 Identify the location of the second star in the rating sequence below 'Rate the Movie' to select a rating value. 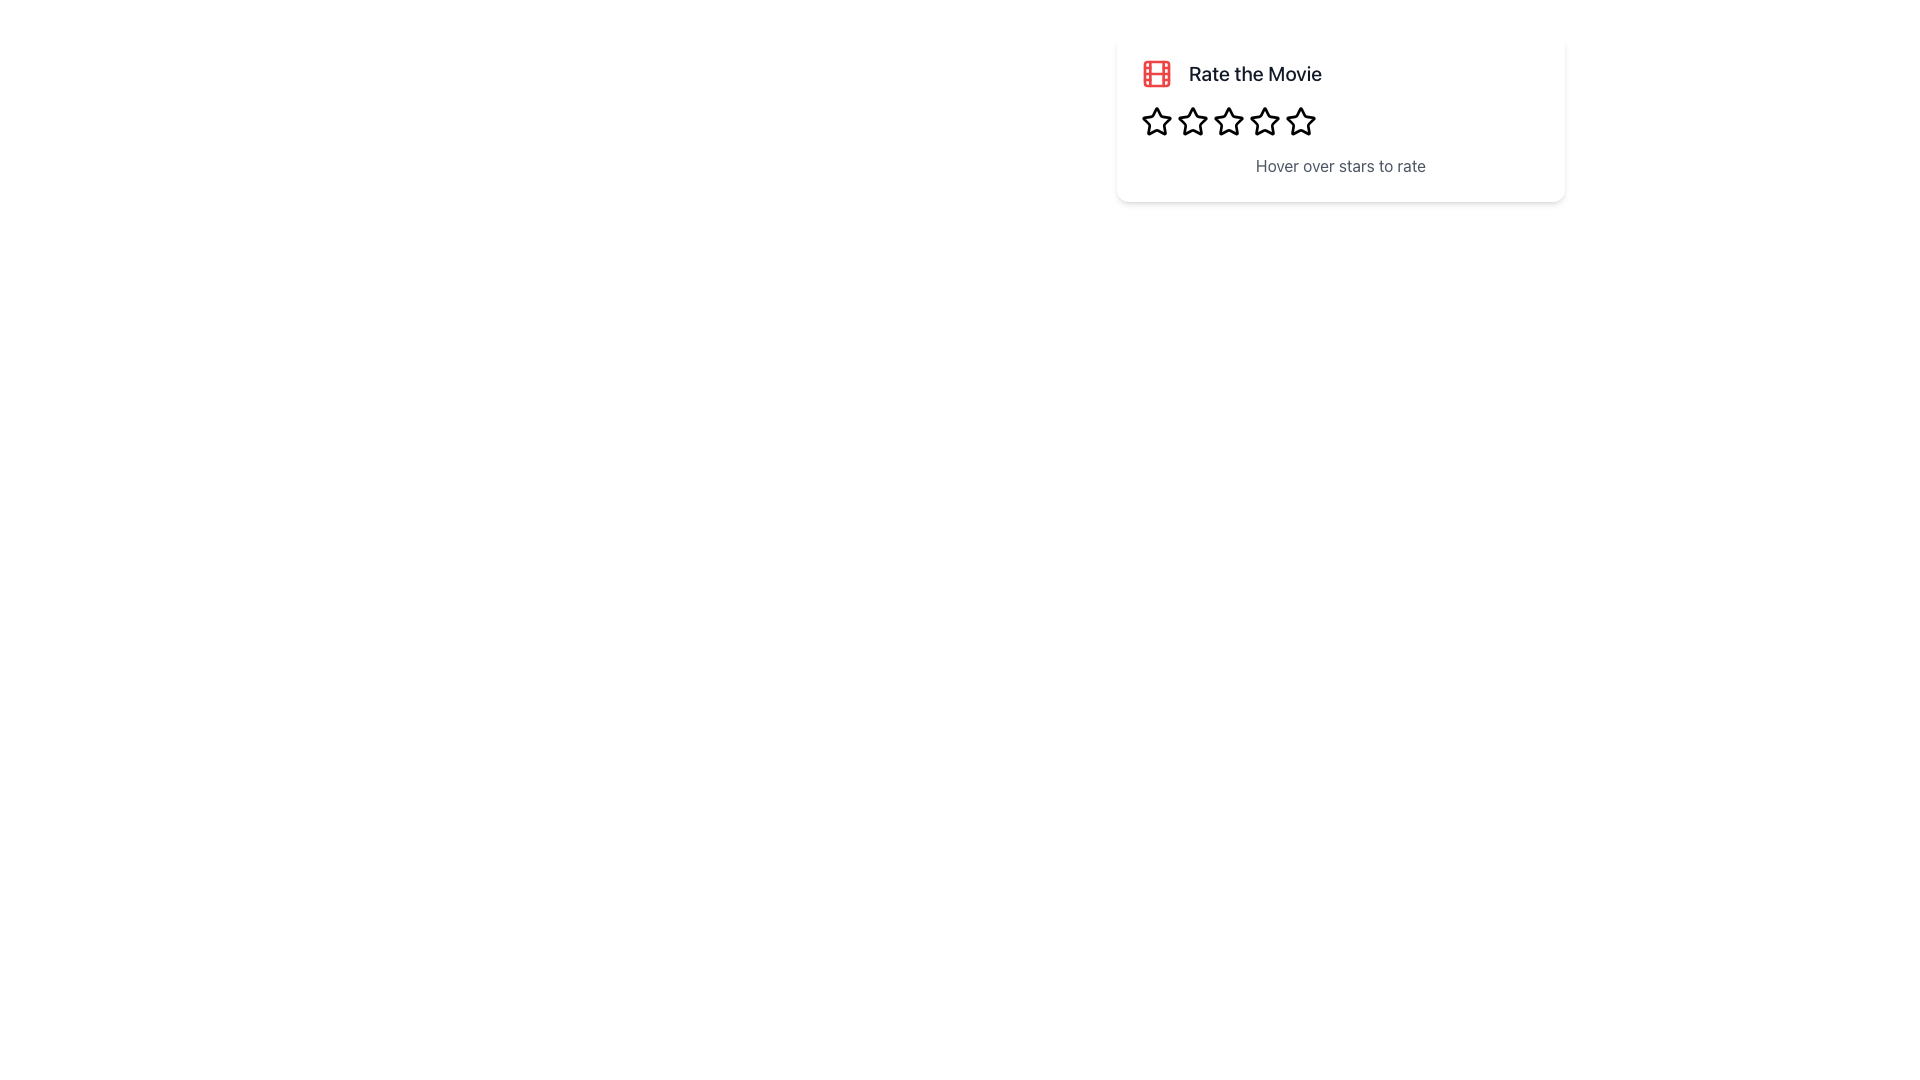
(1193, 122).